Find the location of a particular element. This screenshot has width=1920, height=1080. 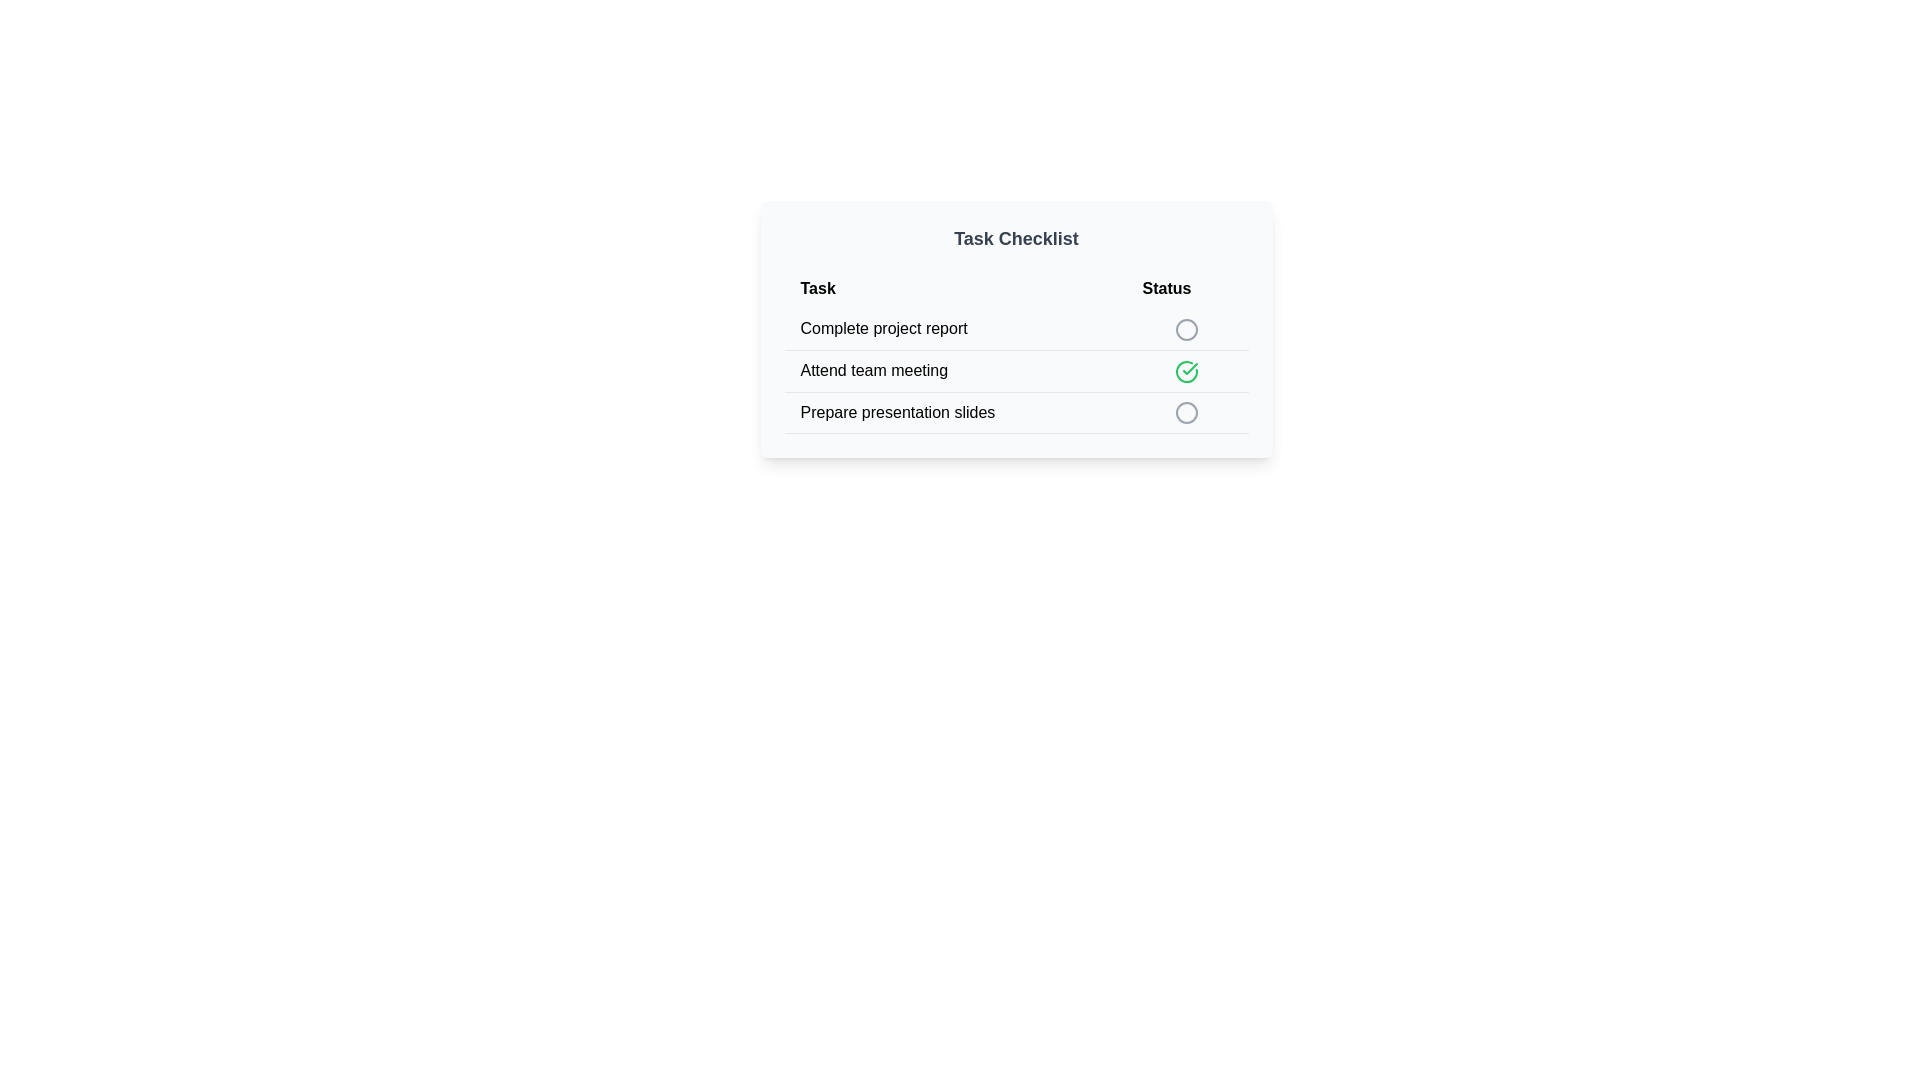

the circular status indicator in the 'Status' column for the 'Complete project report' task is located at coordinates (1187, 328).